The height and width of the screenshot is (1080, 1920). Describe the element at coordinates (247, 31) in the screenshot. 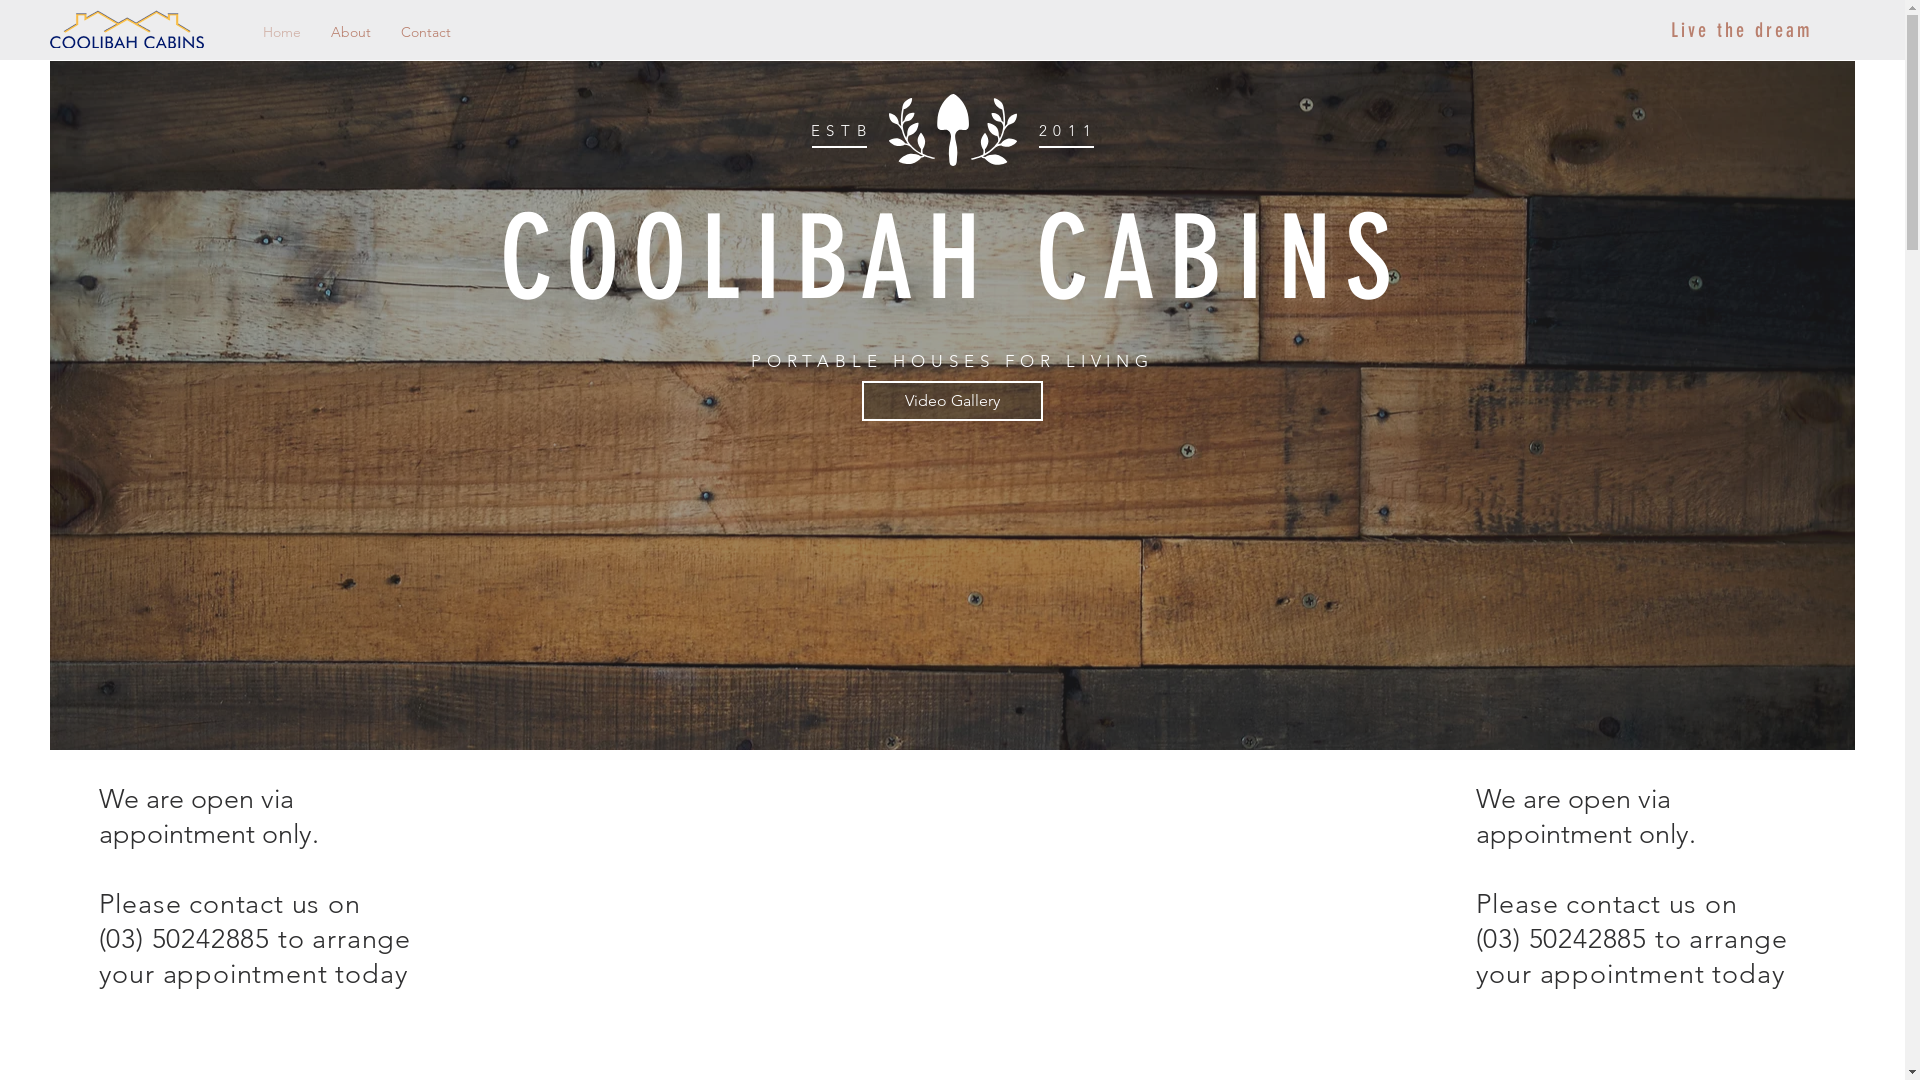

I see `'Home'` at that location.